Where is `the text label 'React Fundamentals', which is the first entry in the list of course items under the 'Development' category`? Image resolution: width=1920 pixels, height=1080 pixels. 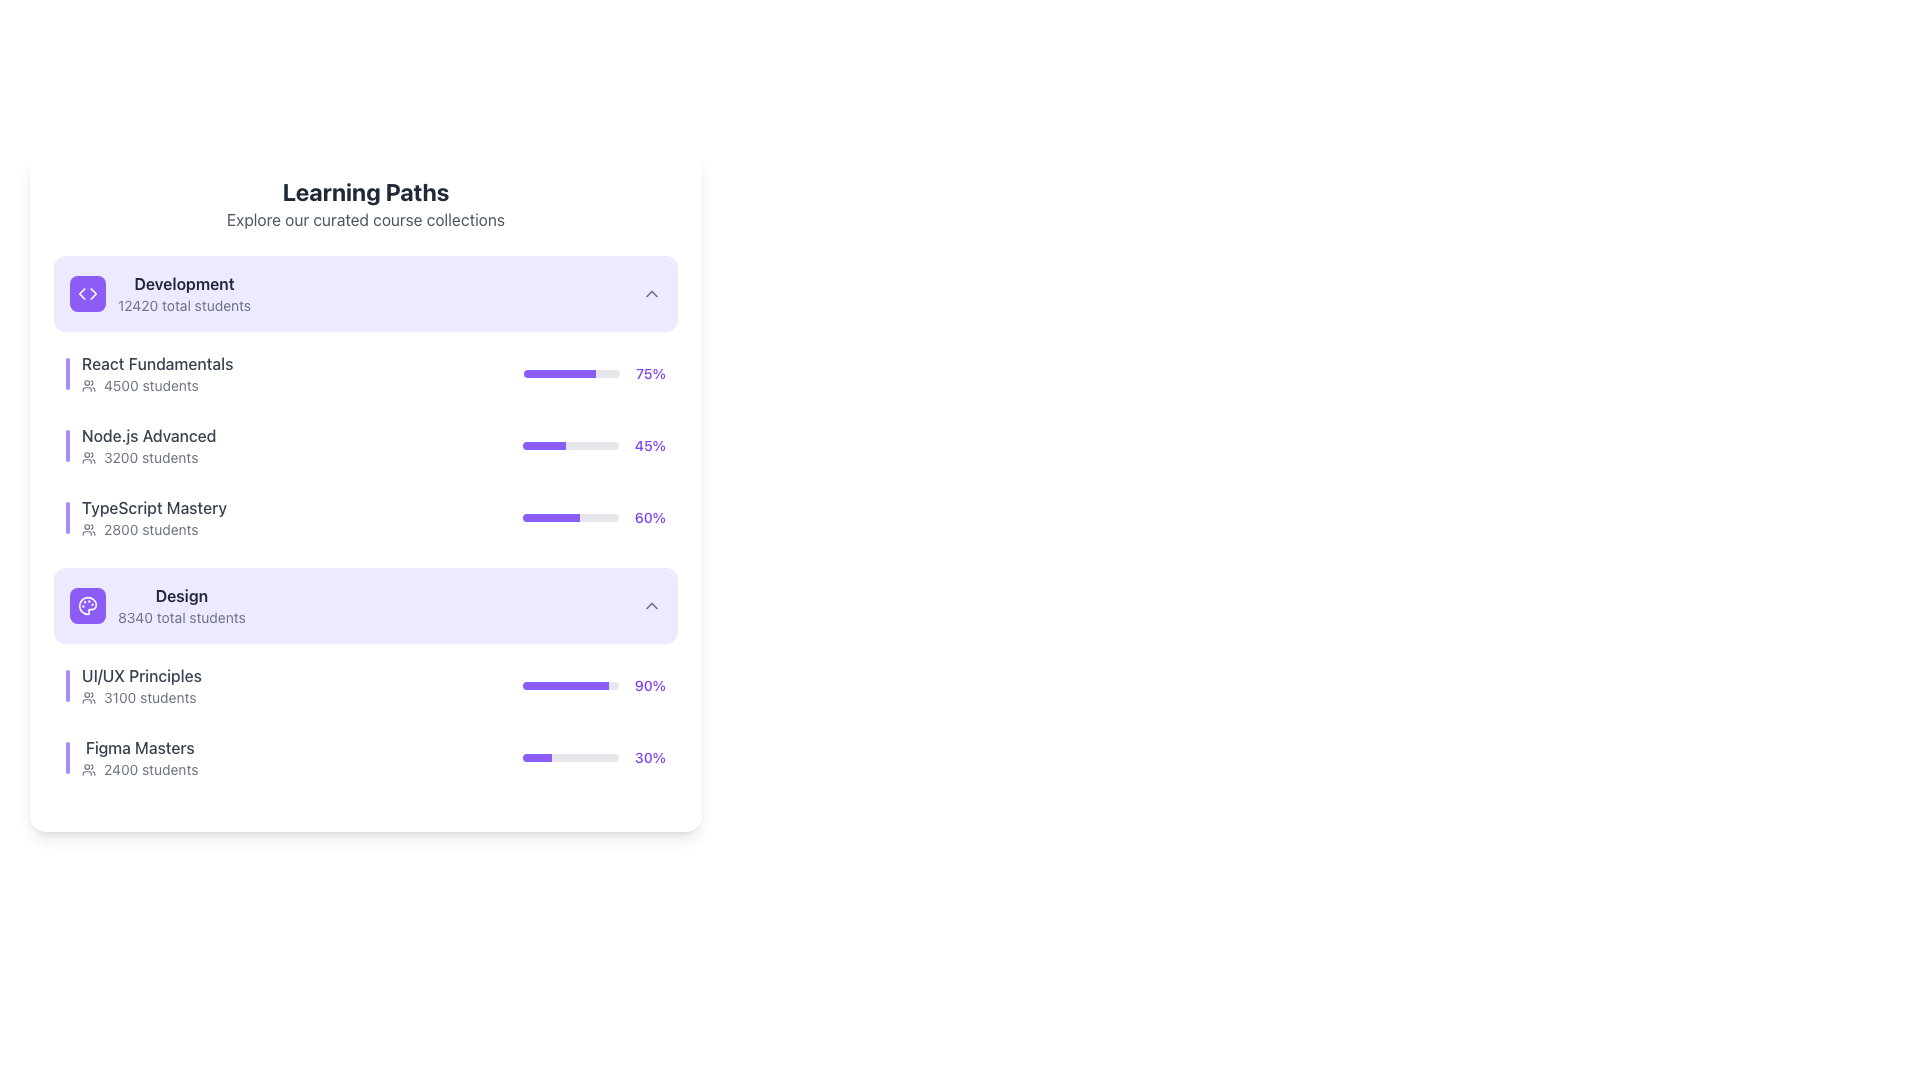 the text label 'React Fundamentals', which is the first entry in the list of course items under the 'Development' category is located at coordinates (156, 374).